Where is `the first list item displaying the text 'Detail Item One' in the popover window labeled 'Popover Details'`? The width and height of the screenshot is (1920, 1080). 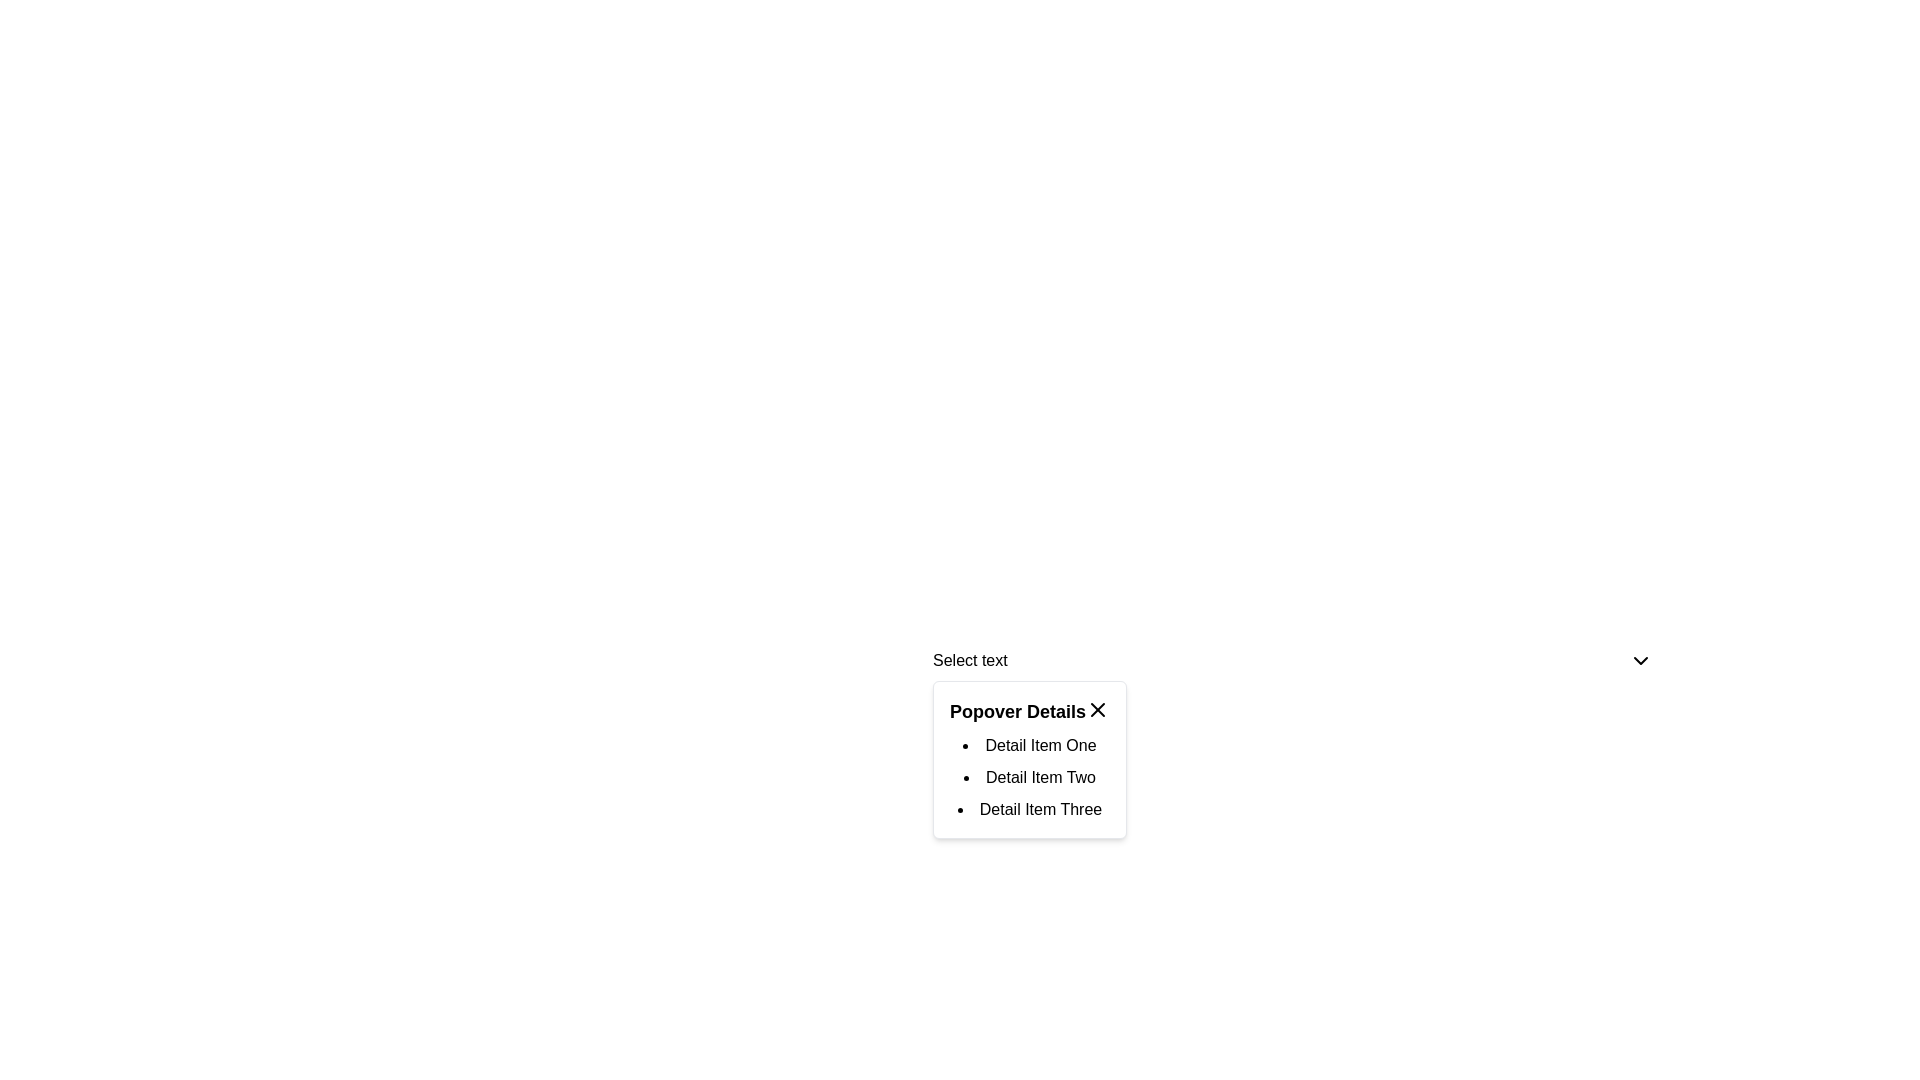
the first list item displaying the text 'Detail Item One' in the popover window labeled 'Popover Details' is located at coordinates (1030, 745).